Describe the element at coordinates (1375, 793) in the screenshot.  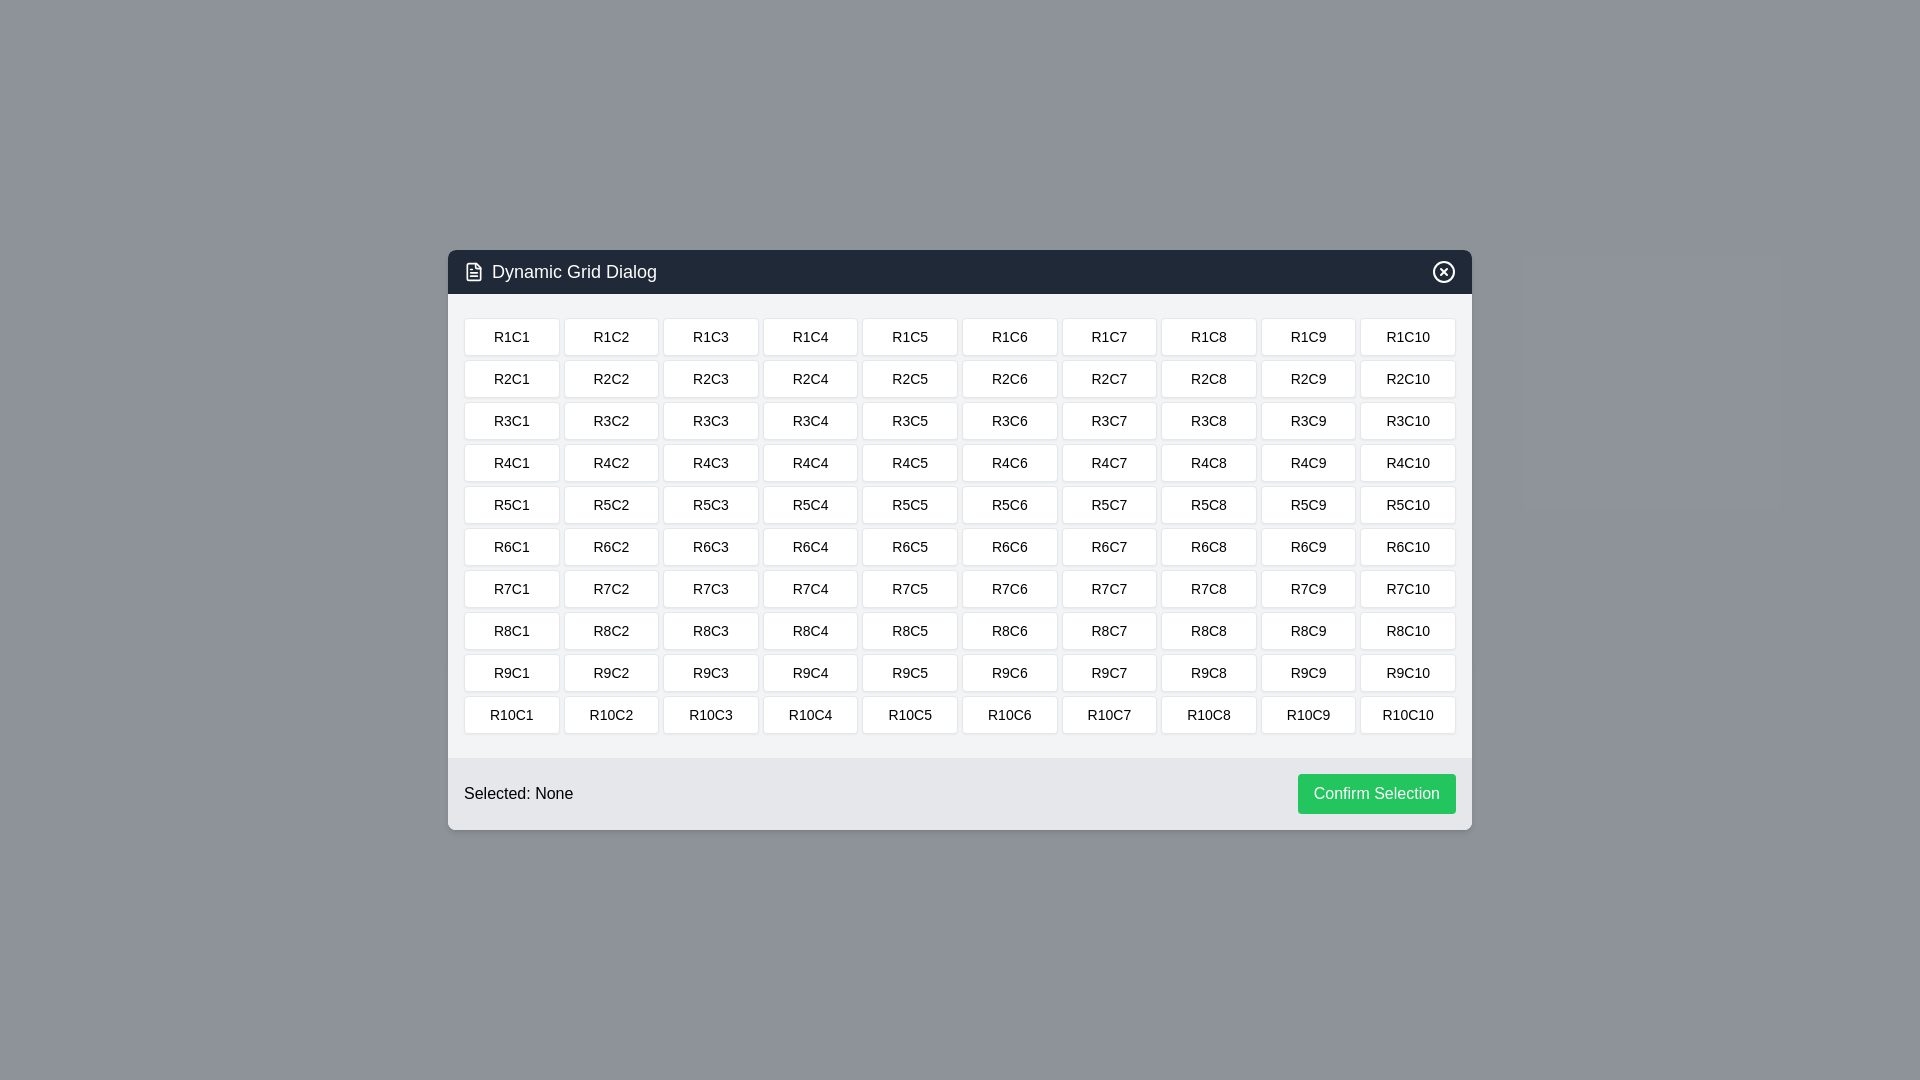
I see `'Confirm Selection' button to confirm the selected cell` at that location.